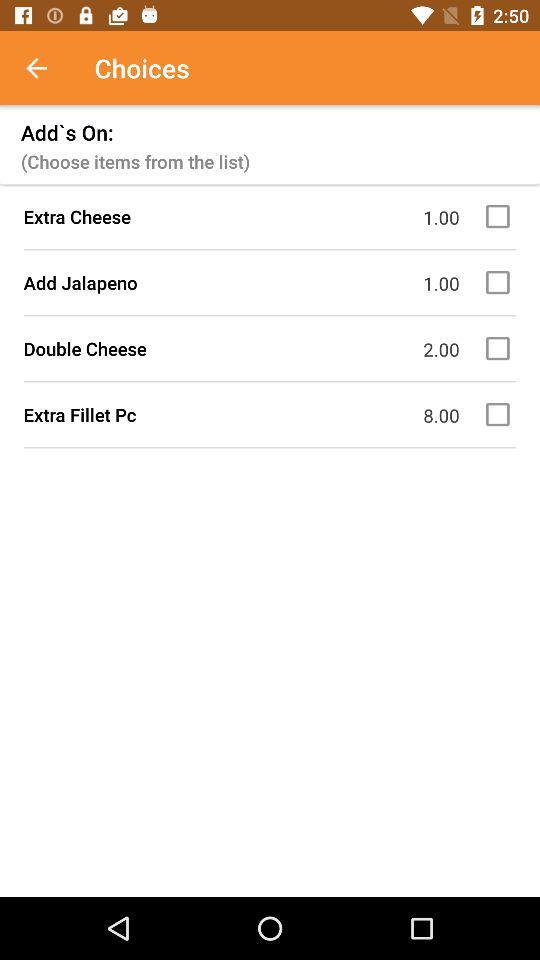  What do you see at coordinates (500, 348) in the screenshot?
I see `double cheese select button` at bounding box center [500, 348].